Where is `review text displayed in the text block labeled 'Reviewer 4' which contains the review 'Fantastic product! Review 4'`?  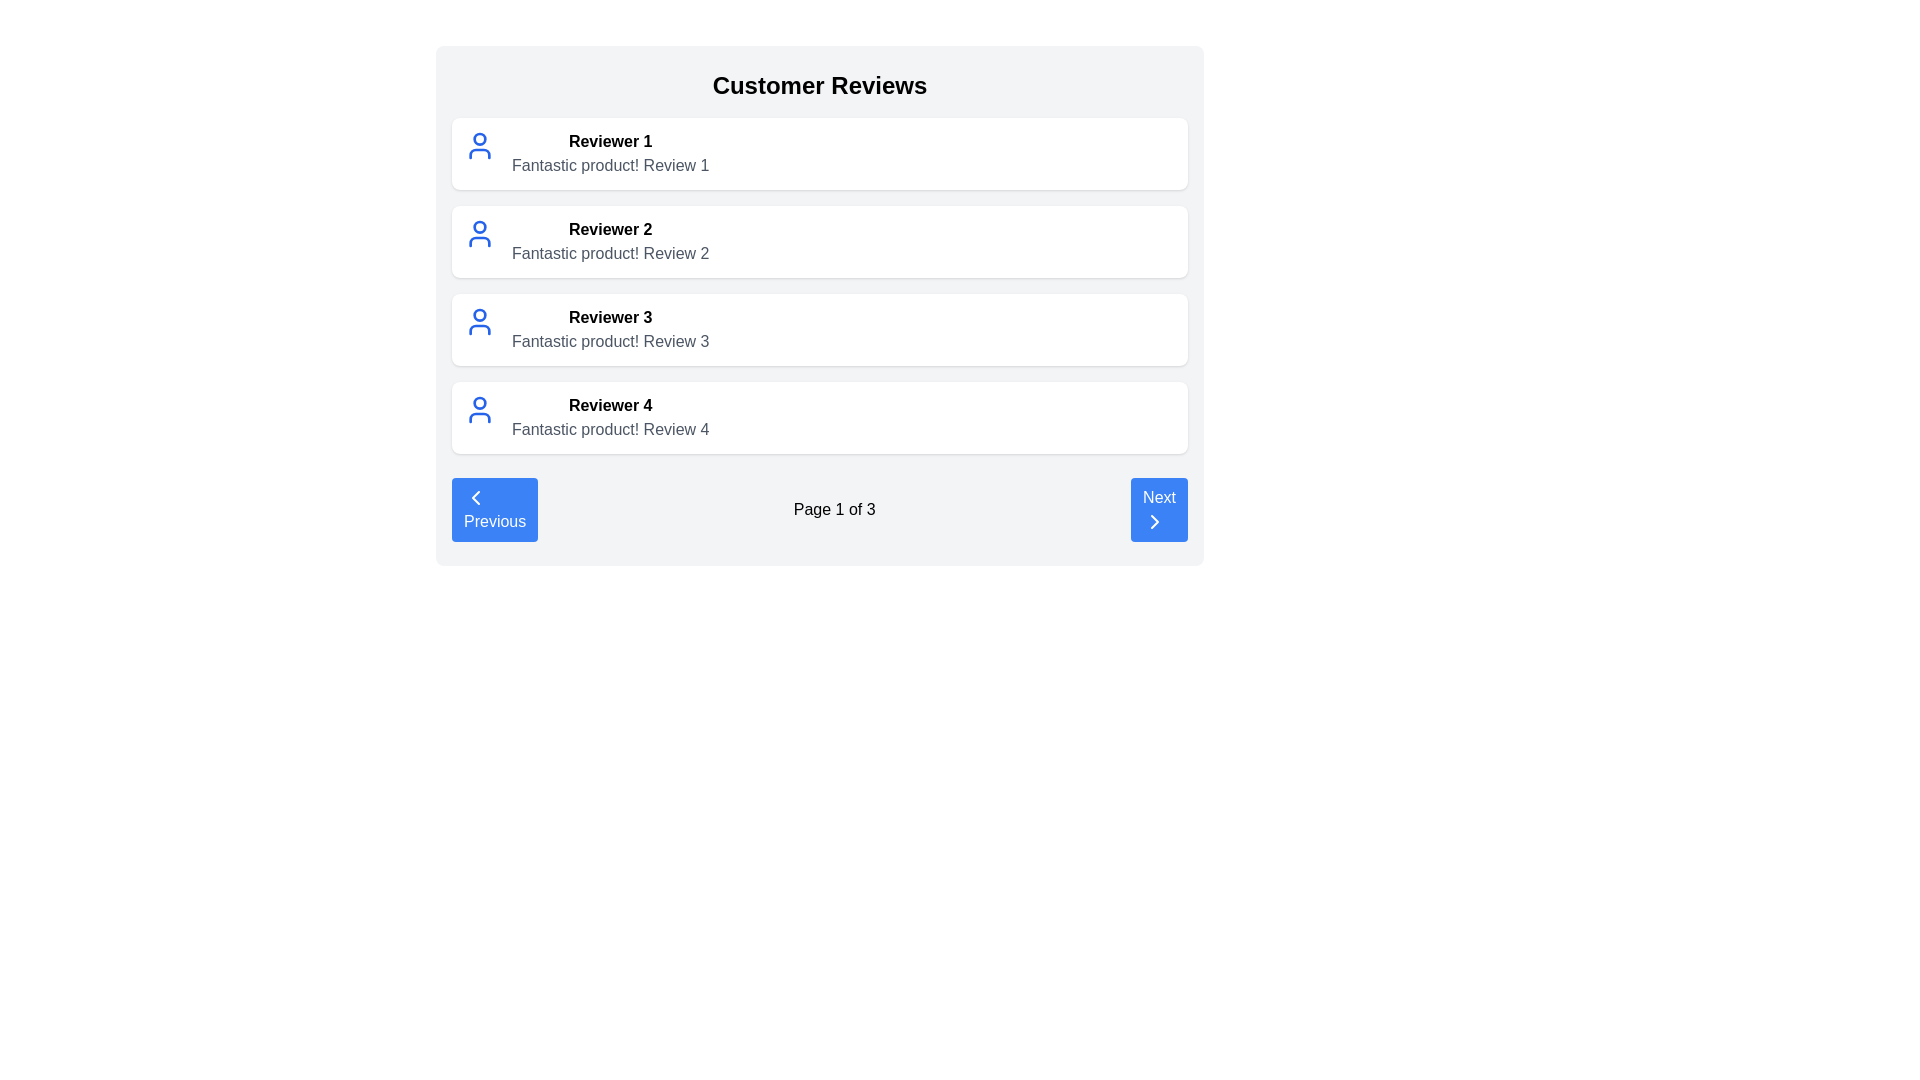
review text displayed in the text block labeled 'Reviewer 4' which contains the review 'Fantastic product! Review 4' is located at coordinates (609, 416).